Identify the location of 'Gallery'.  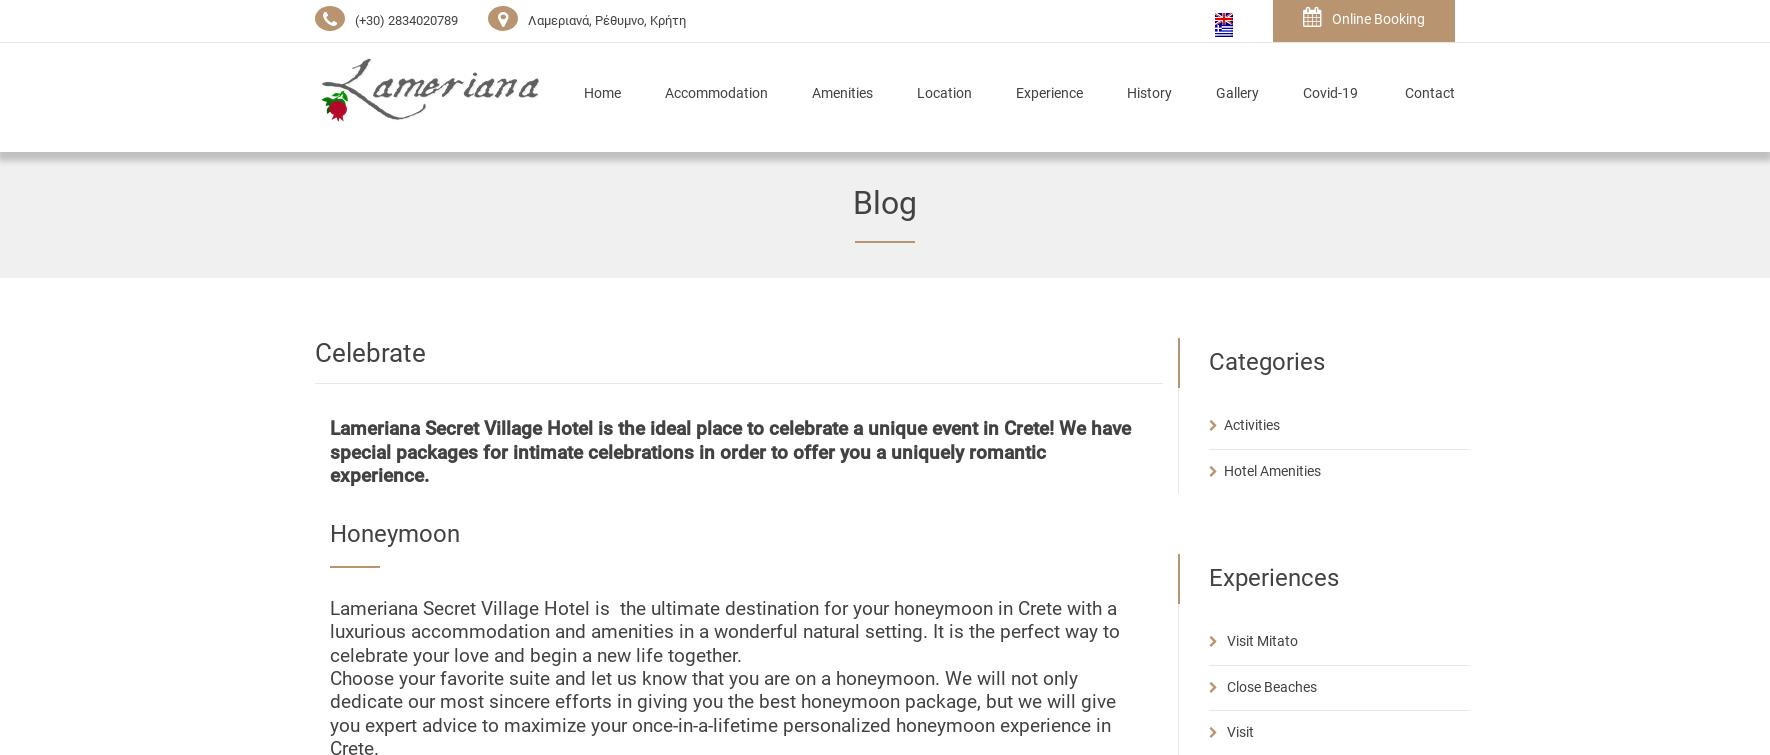
(1214, 93).